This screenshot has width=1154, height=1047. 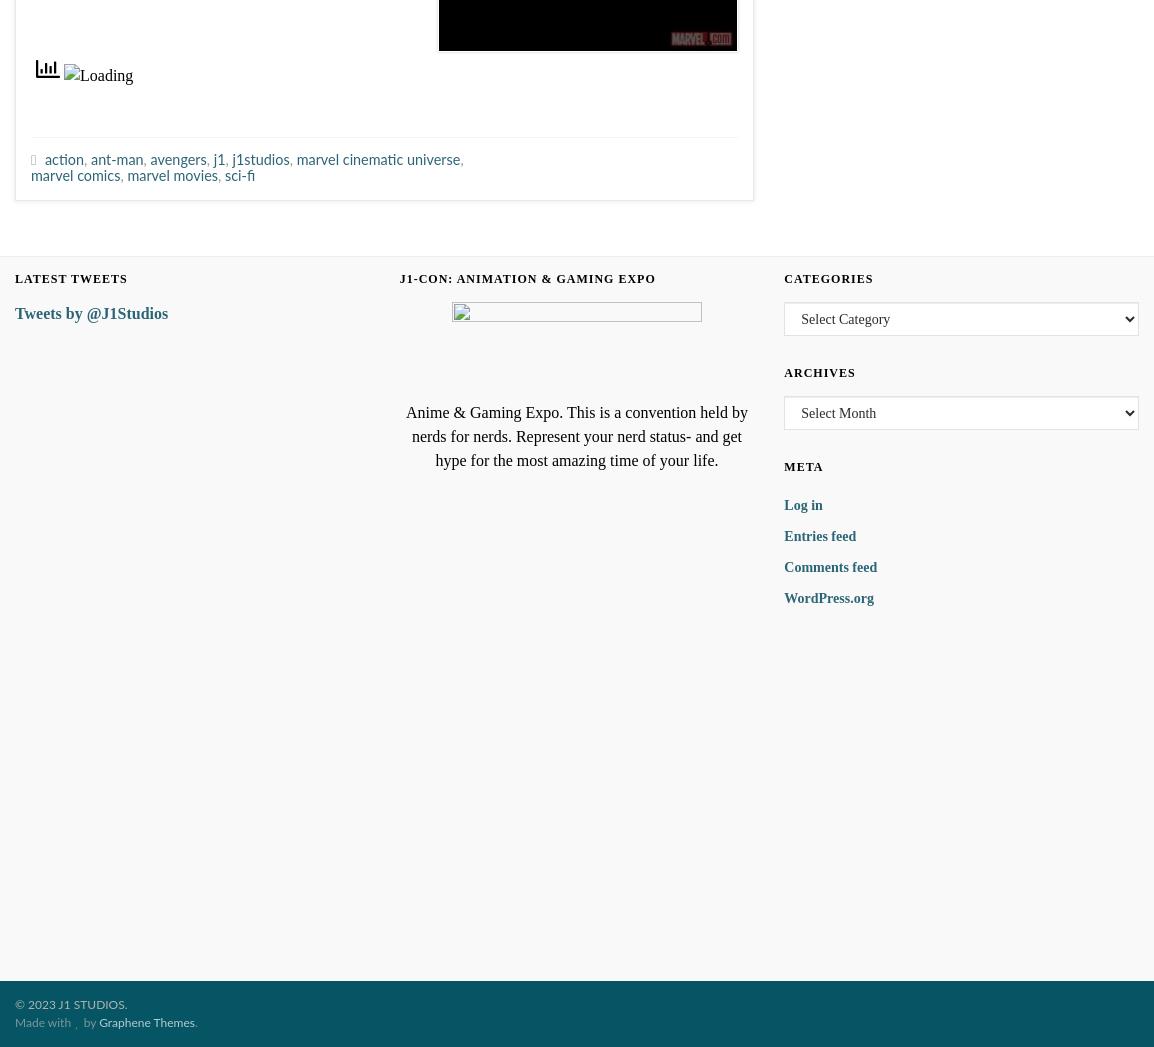 I want to click on 'Anime & Gaming Expo. This is a convention held by nerds for nerds. Represent your nerd status- and get hype for the most amazing time of your life.', so click(x=576, y=436).